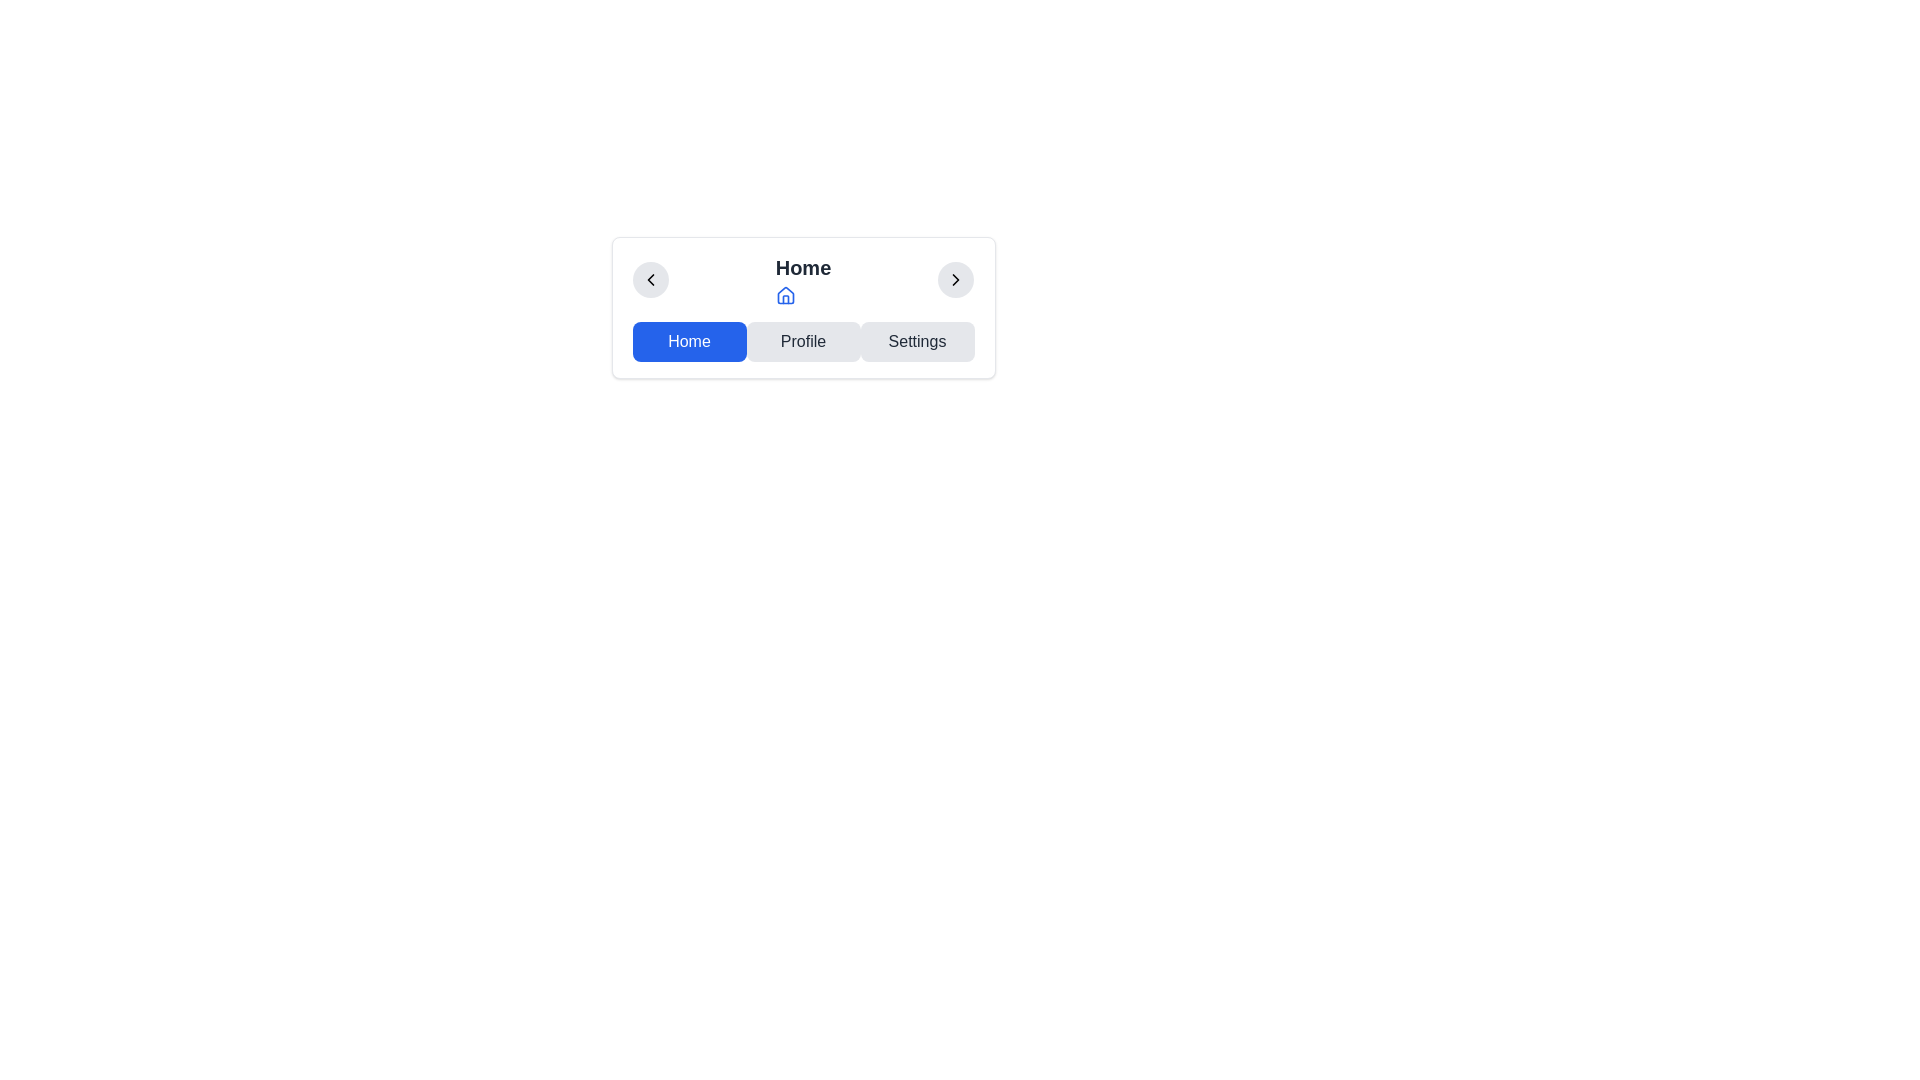 This screenshot has height=1080, width=1920. Describe the element at coordinates (803, 341) in the screenshot. I see `the middle button labeled 'Profile' under the 'Home' heading` at that location.